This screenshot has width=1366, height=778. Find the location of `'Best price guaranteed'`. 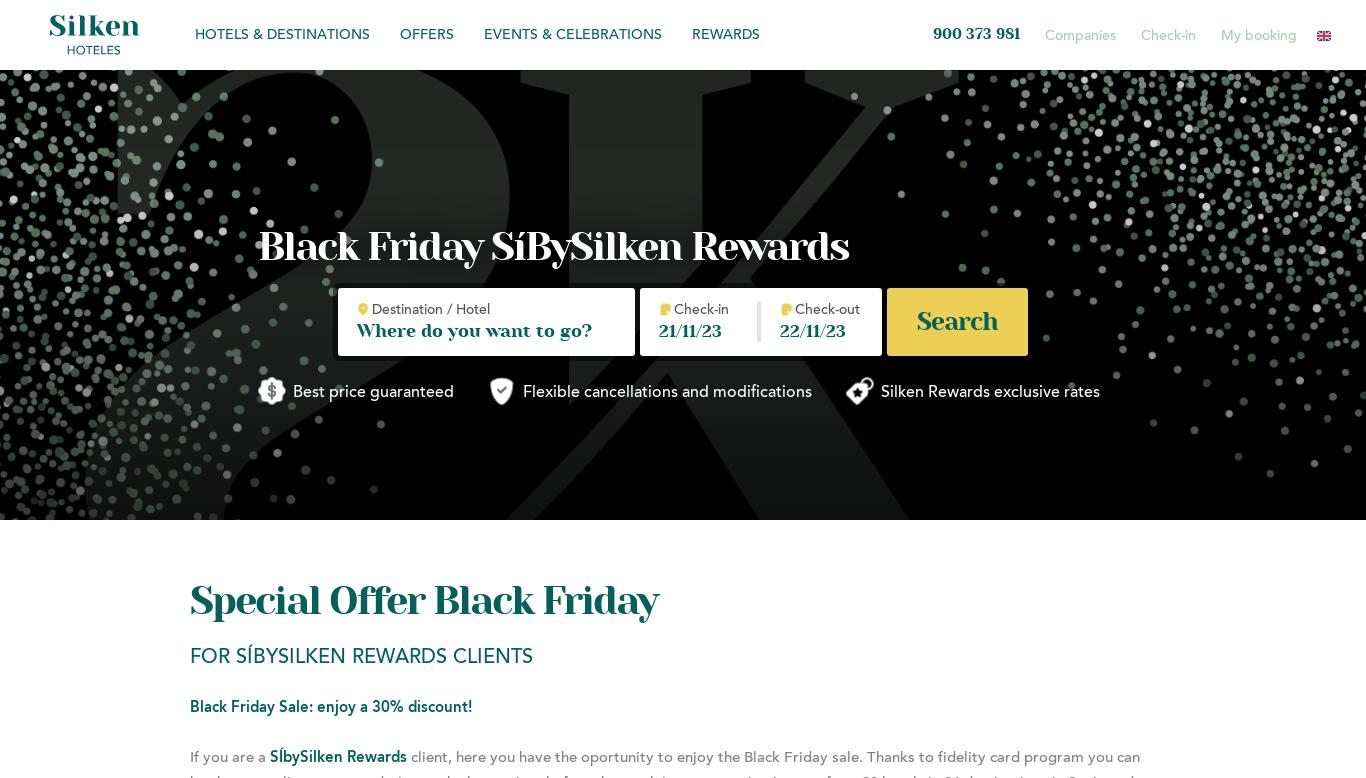

'Best price guaranteed' is located at coordinates (372, 392).